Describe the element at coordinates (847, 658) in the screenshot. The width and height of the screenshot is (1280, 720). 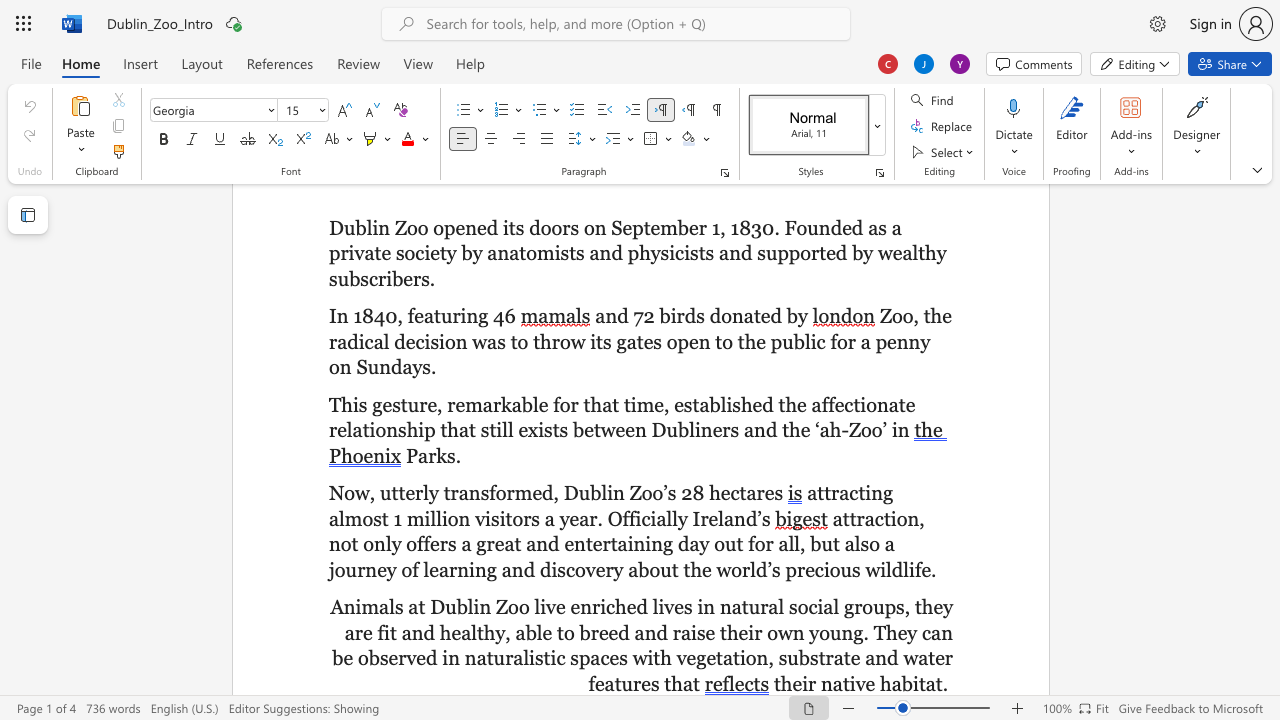
I see `the 7th character "t" in the text` at that location.